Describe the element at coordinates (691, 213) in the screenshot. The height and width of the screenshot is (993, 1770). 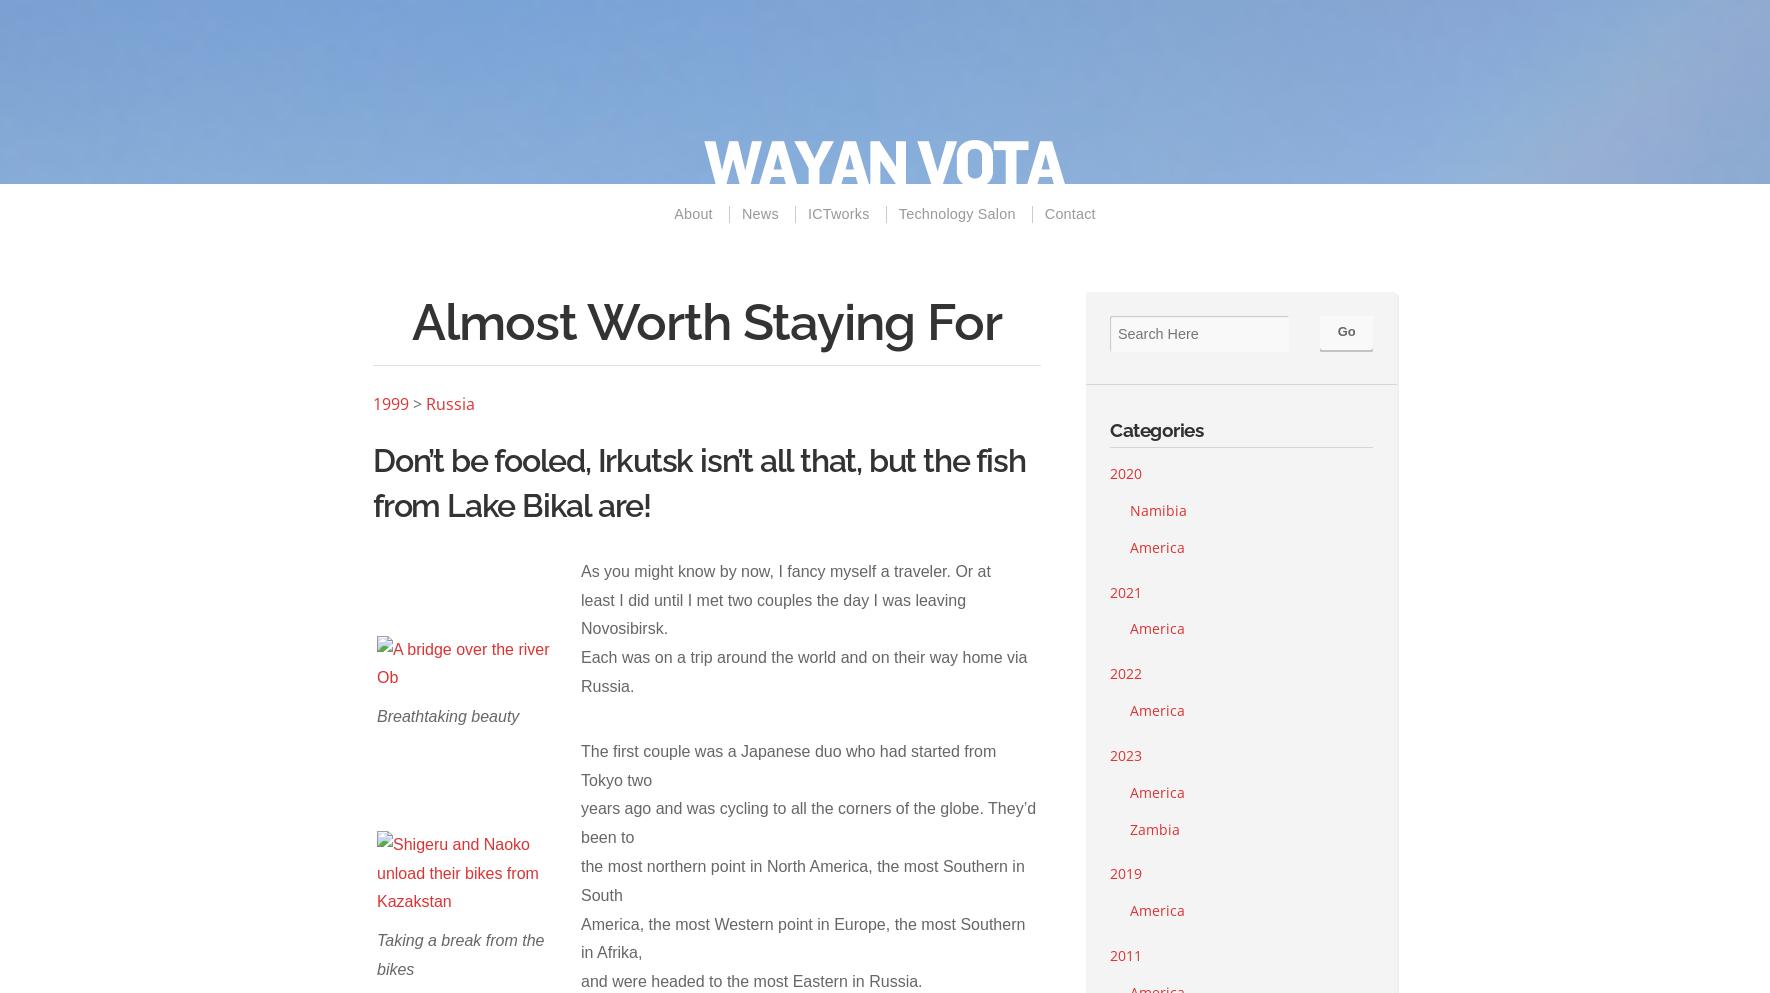
I see `'About'` at that location.